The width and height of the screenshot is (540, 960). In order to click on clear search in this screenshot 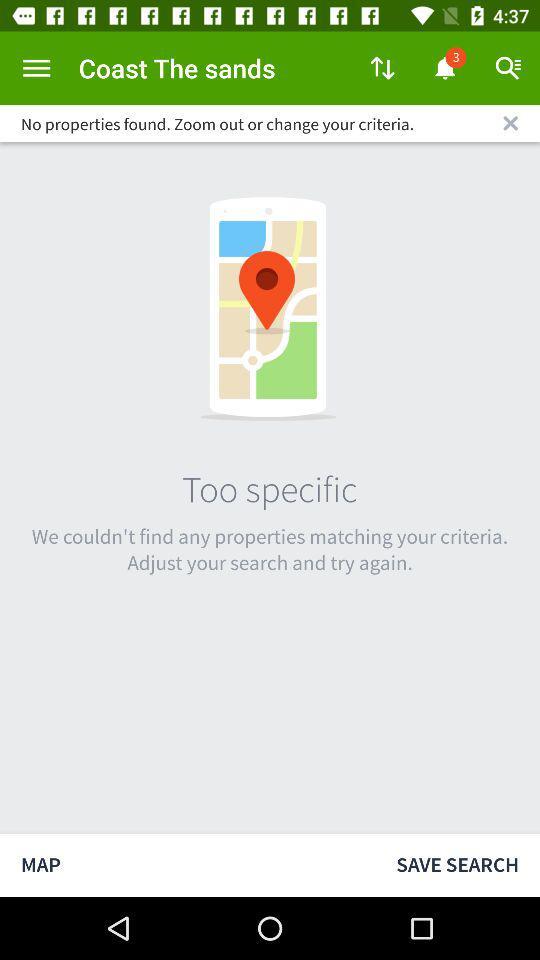, I will do `click(510, 122)`.